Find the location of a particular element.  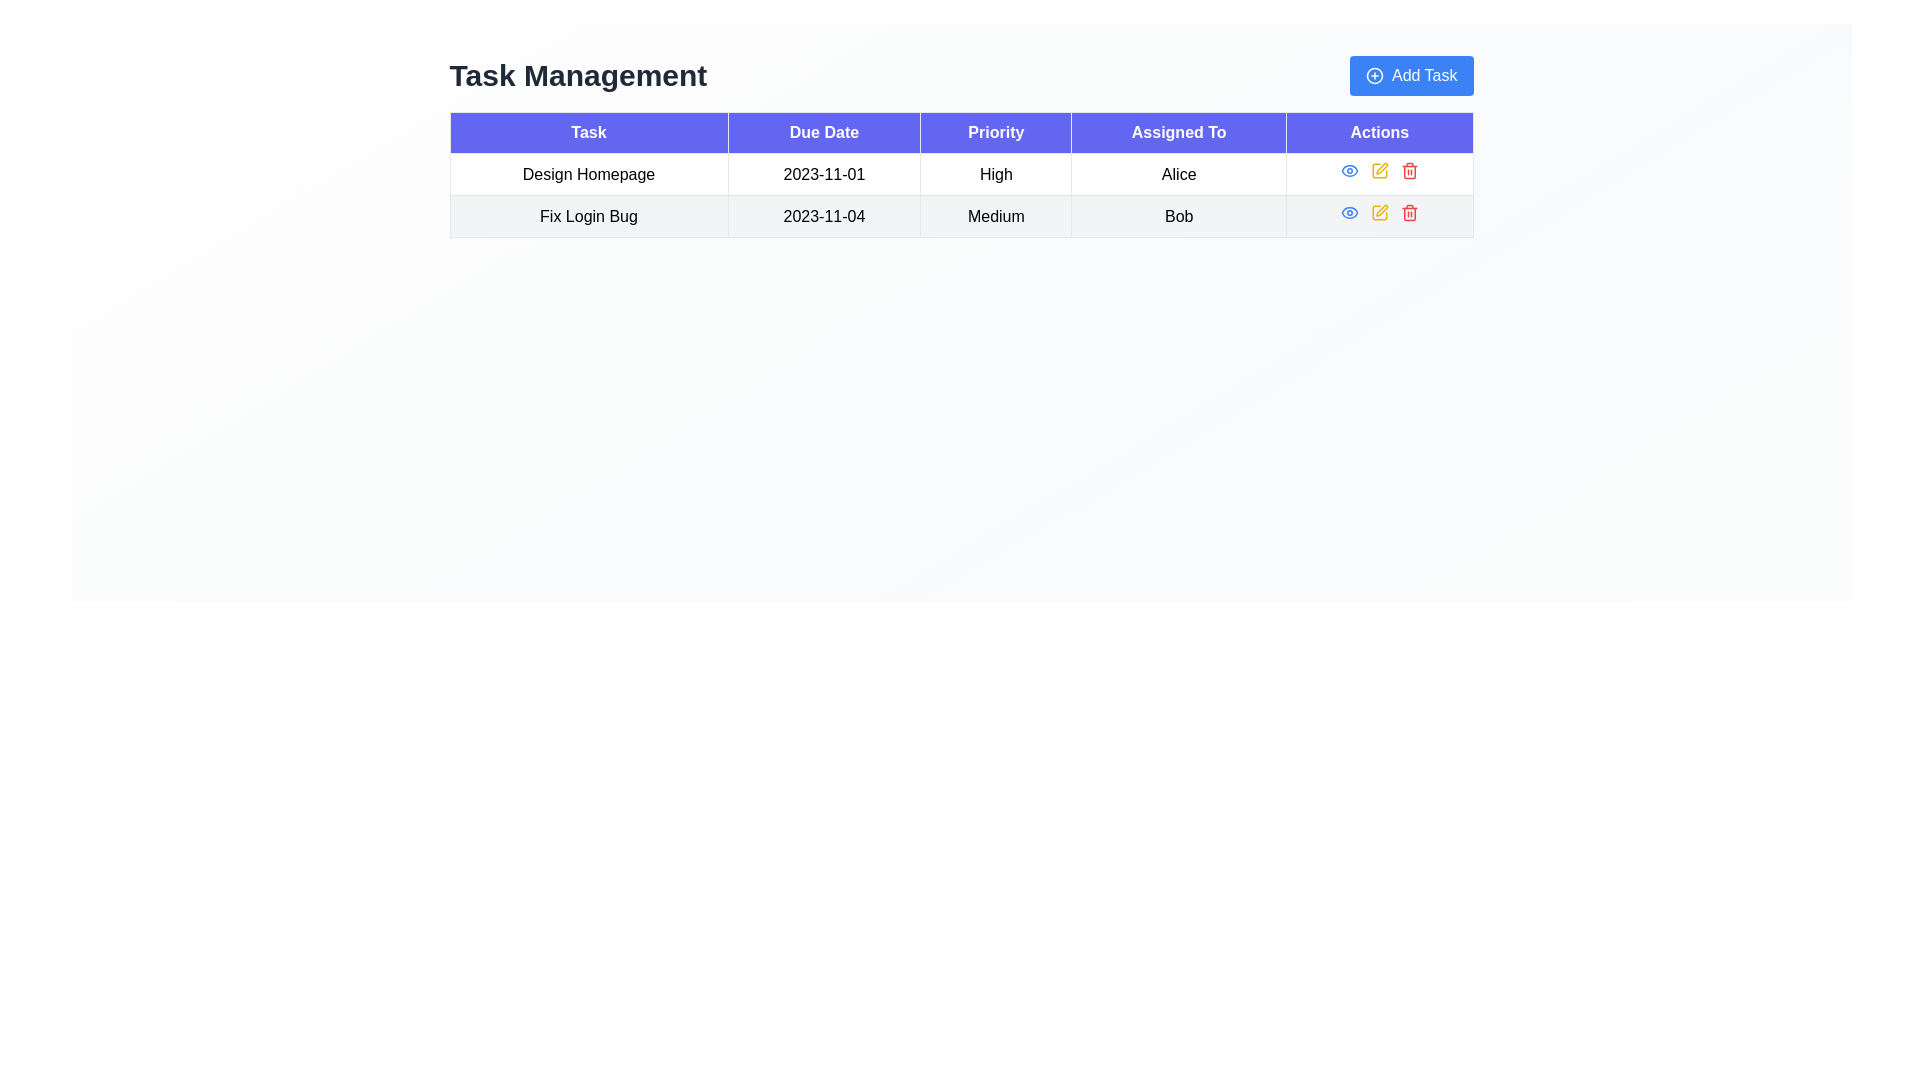

the header row of the table, which has a blue background and white text, consisting of headers labeled 'Task', 'Due Date', 'Priority', 'Assigned To', and 'Actions' is located at coordinates (961, 132).